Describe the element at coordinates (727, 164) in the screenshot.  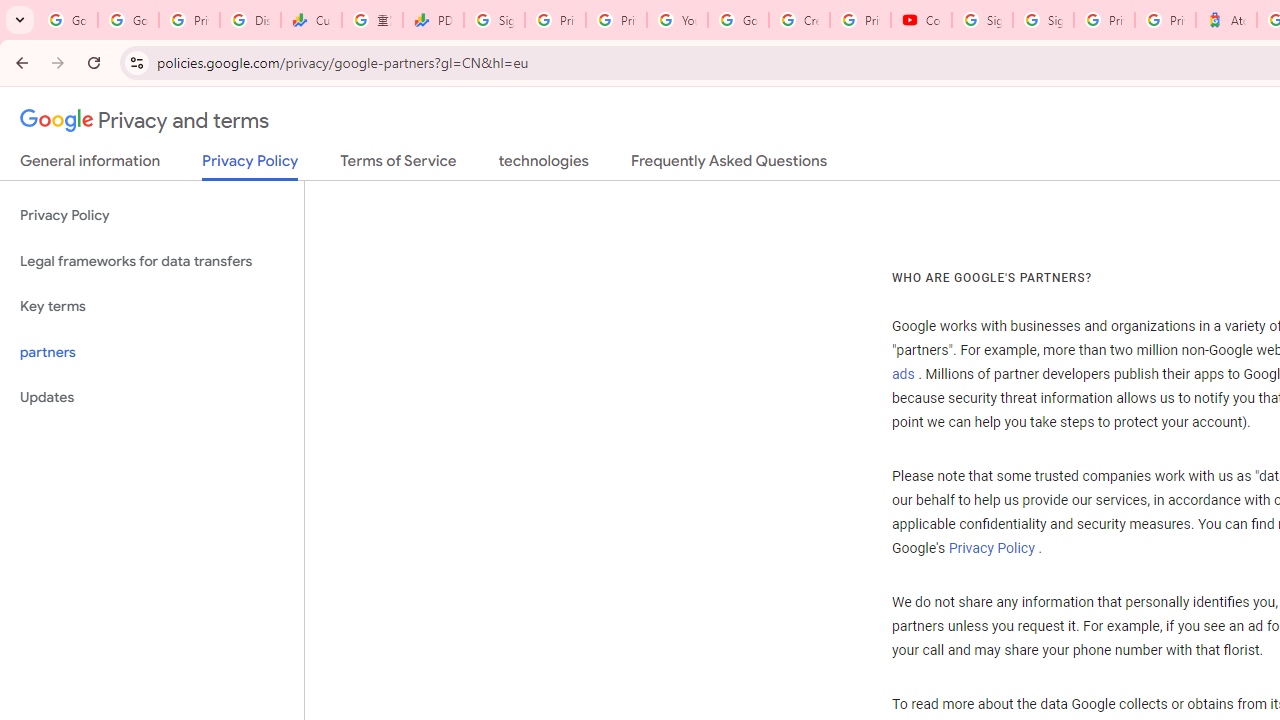
I see `'Frequently Asked Questions'` at that location.